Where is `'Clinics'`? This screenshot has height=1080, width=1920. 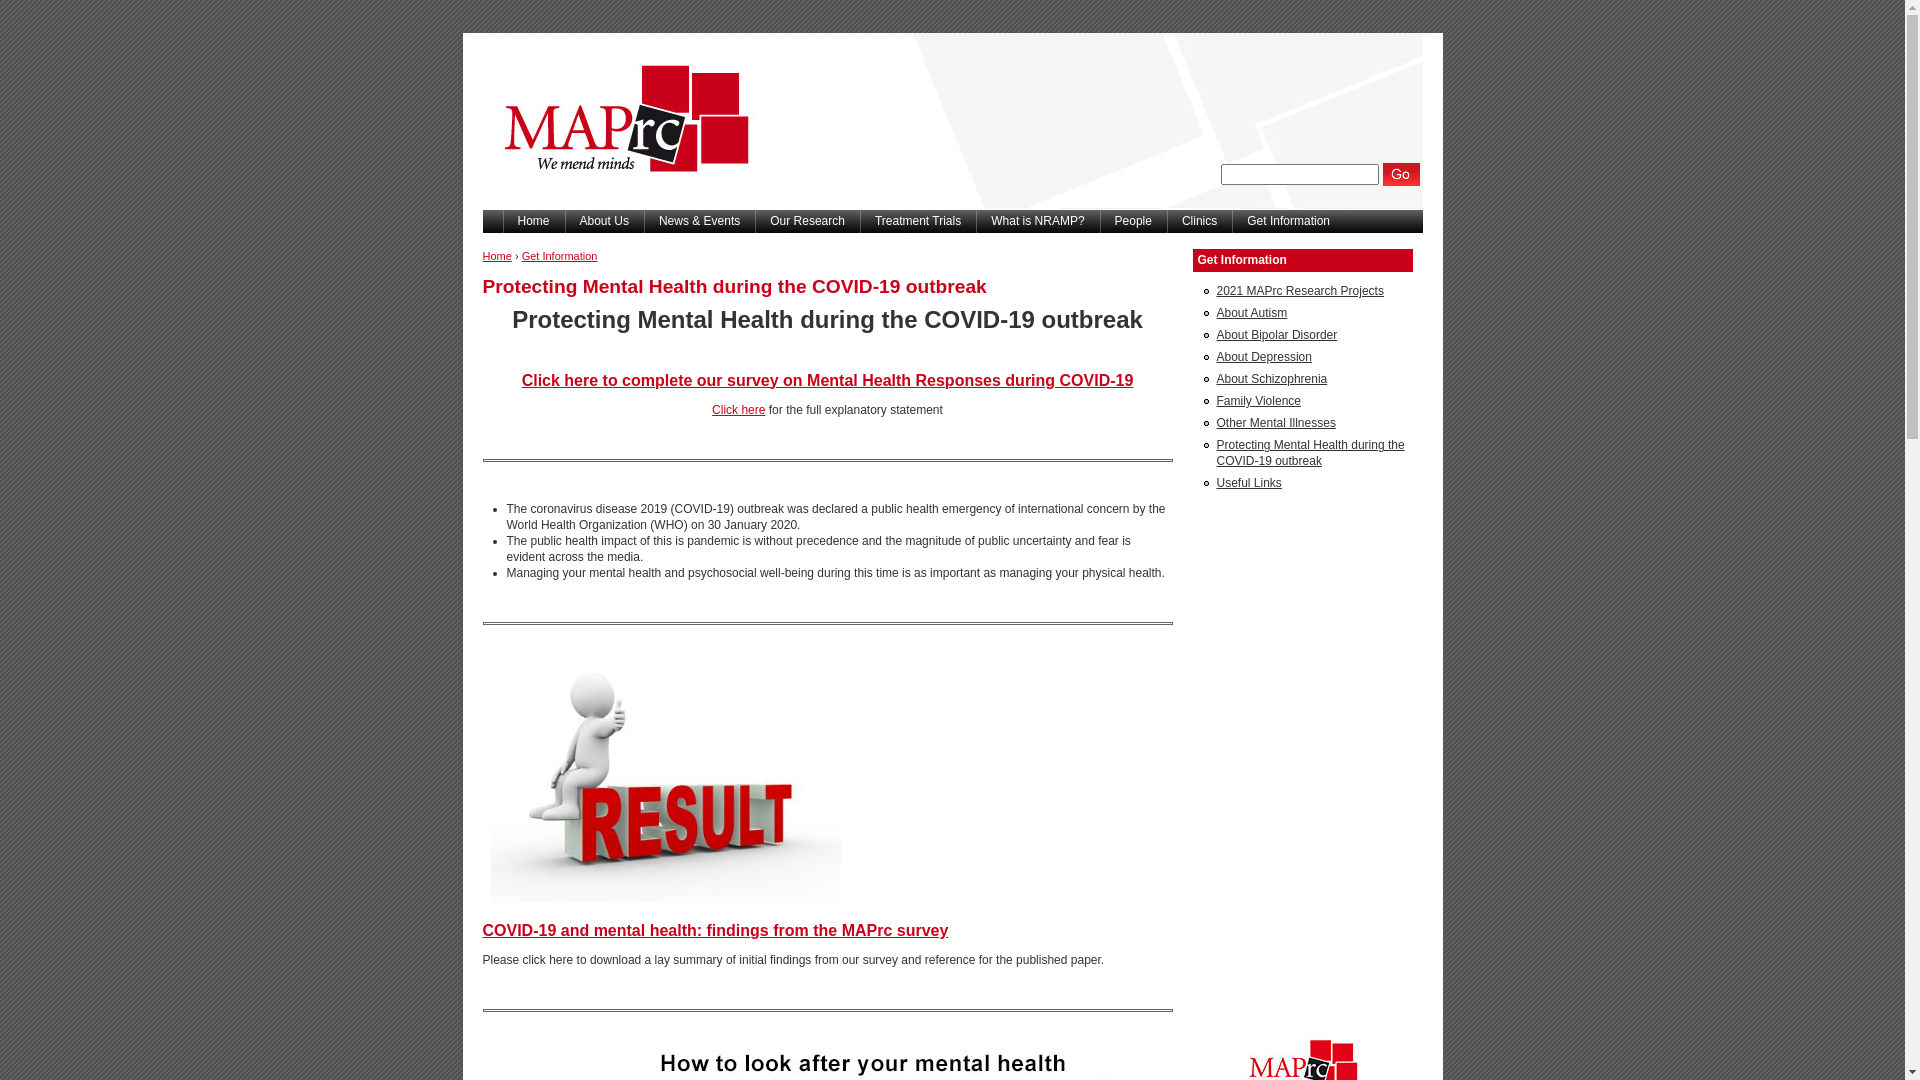 'Clinics' is located at coordinates (1166, 221).